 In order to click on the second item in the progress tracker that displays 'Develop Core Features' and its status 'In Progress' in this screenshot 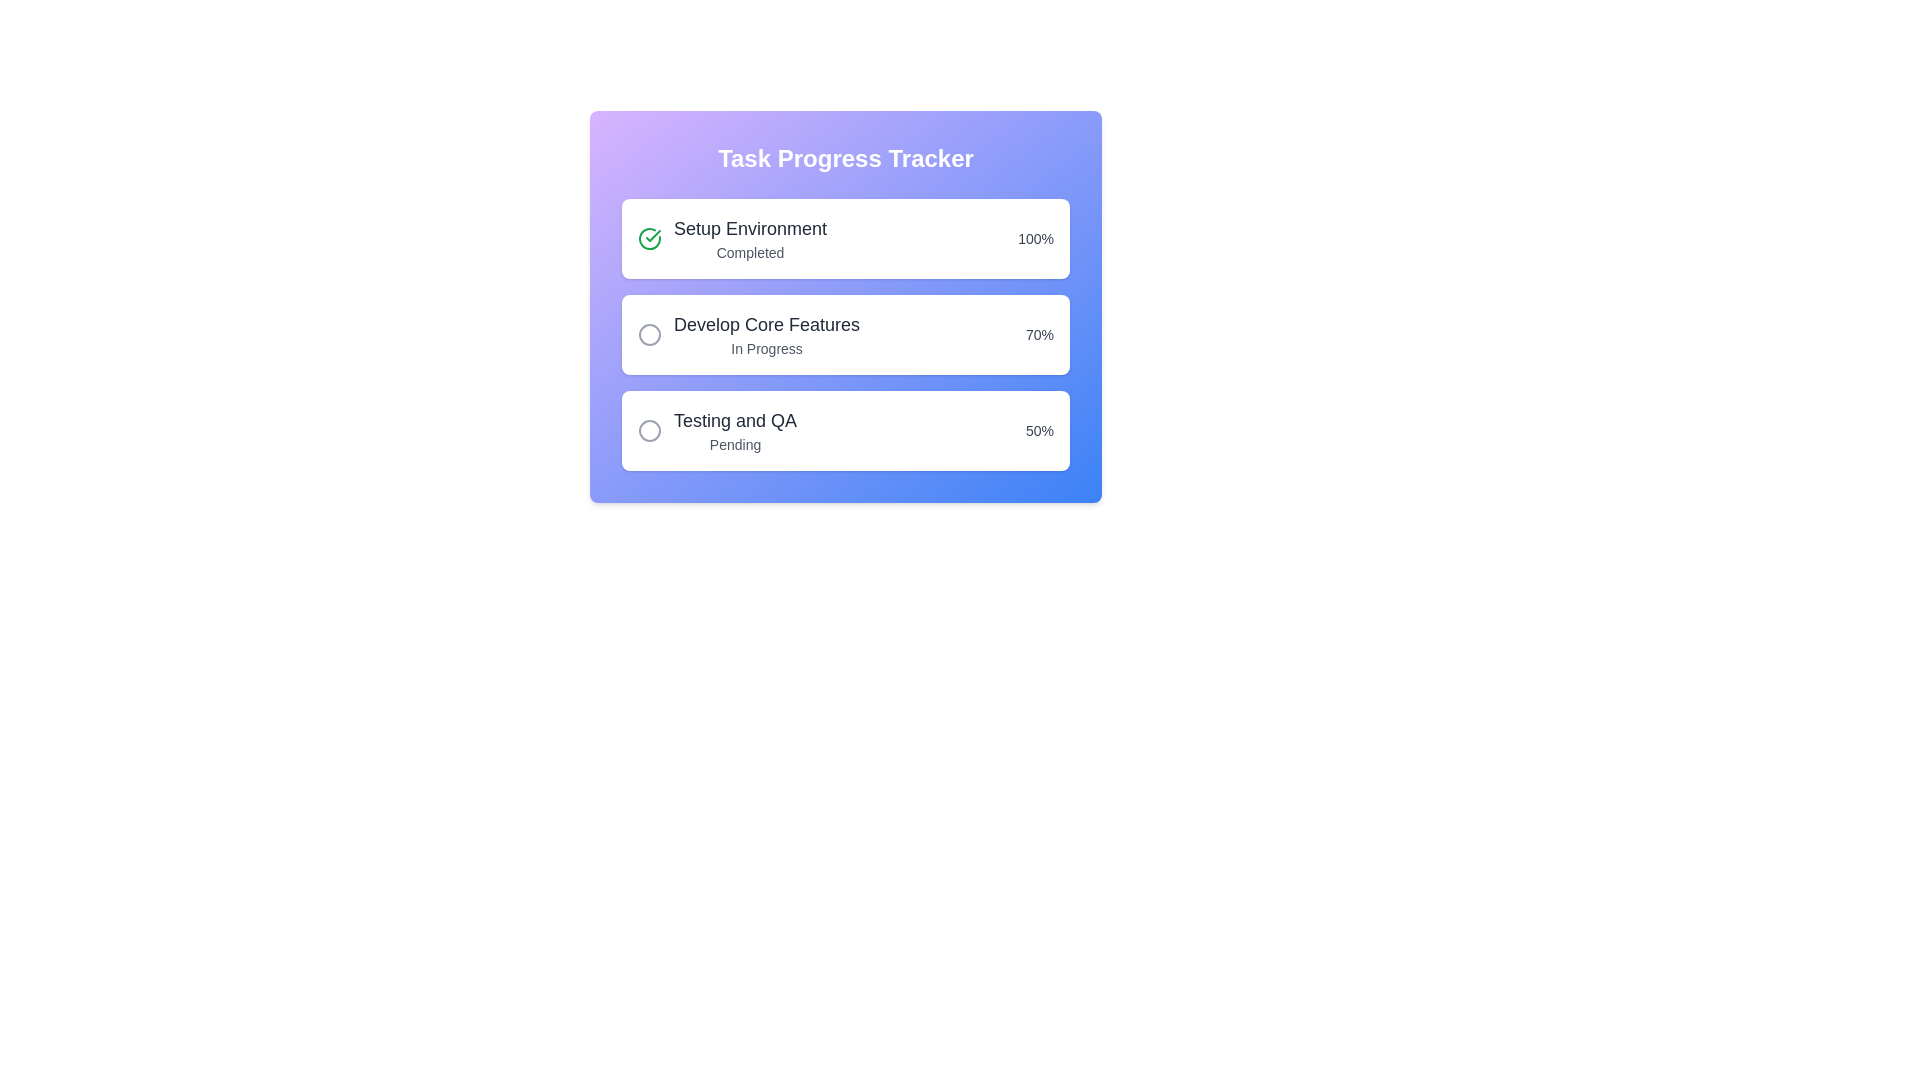, I will do `click(747, 334)`.